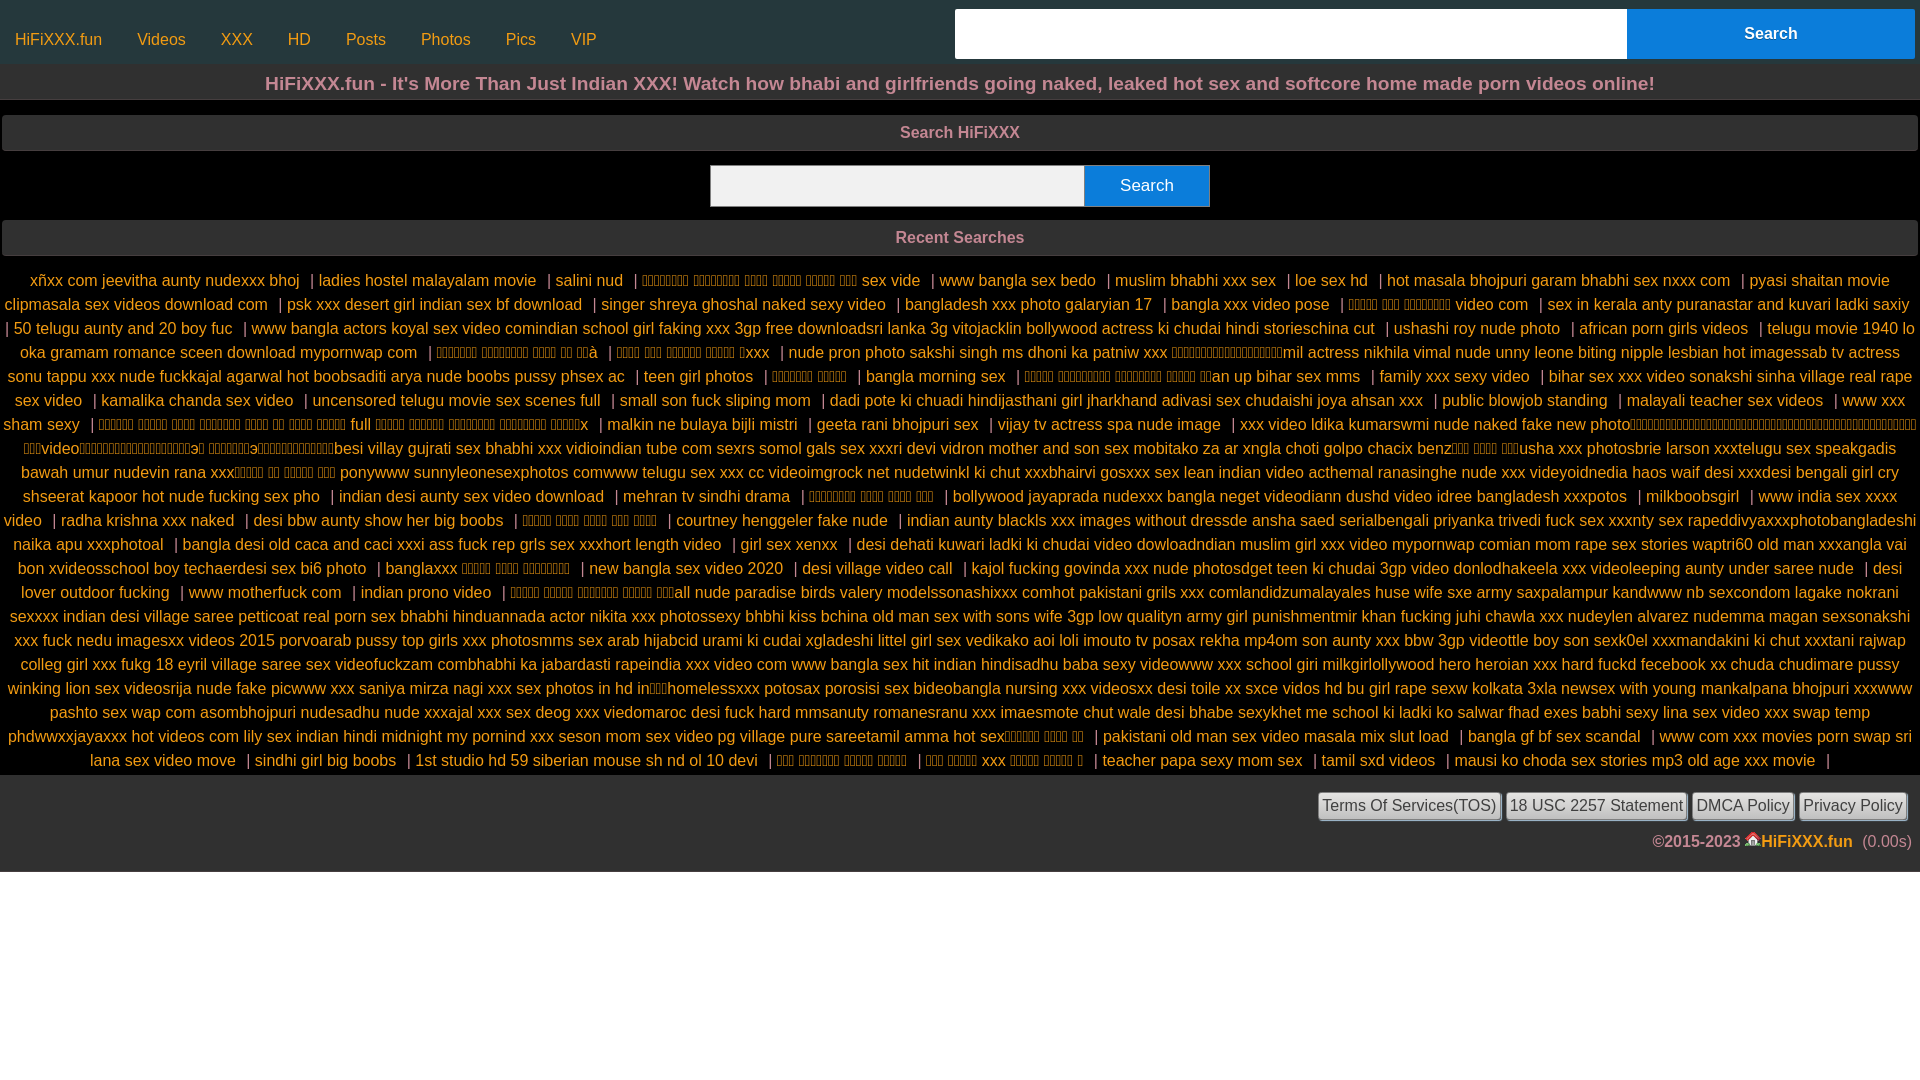 This screenshot has height=1080, width=1920. What do you see at coordinates (643, 376) in the screenshot?
I see `'teen girl photos'` at bounding box center [643, 376].